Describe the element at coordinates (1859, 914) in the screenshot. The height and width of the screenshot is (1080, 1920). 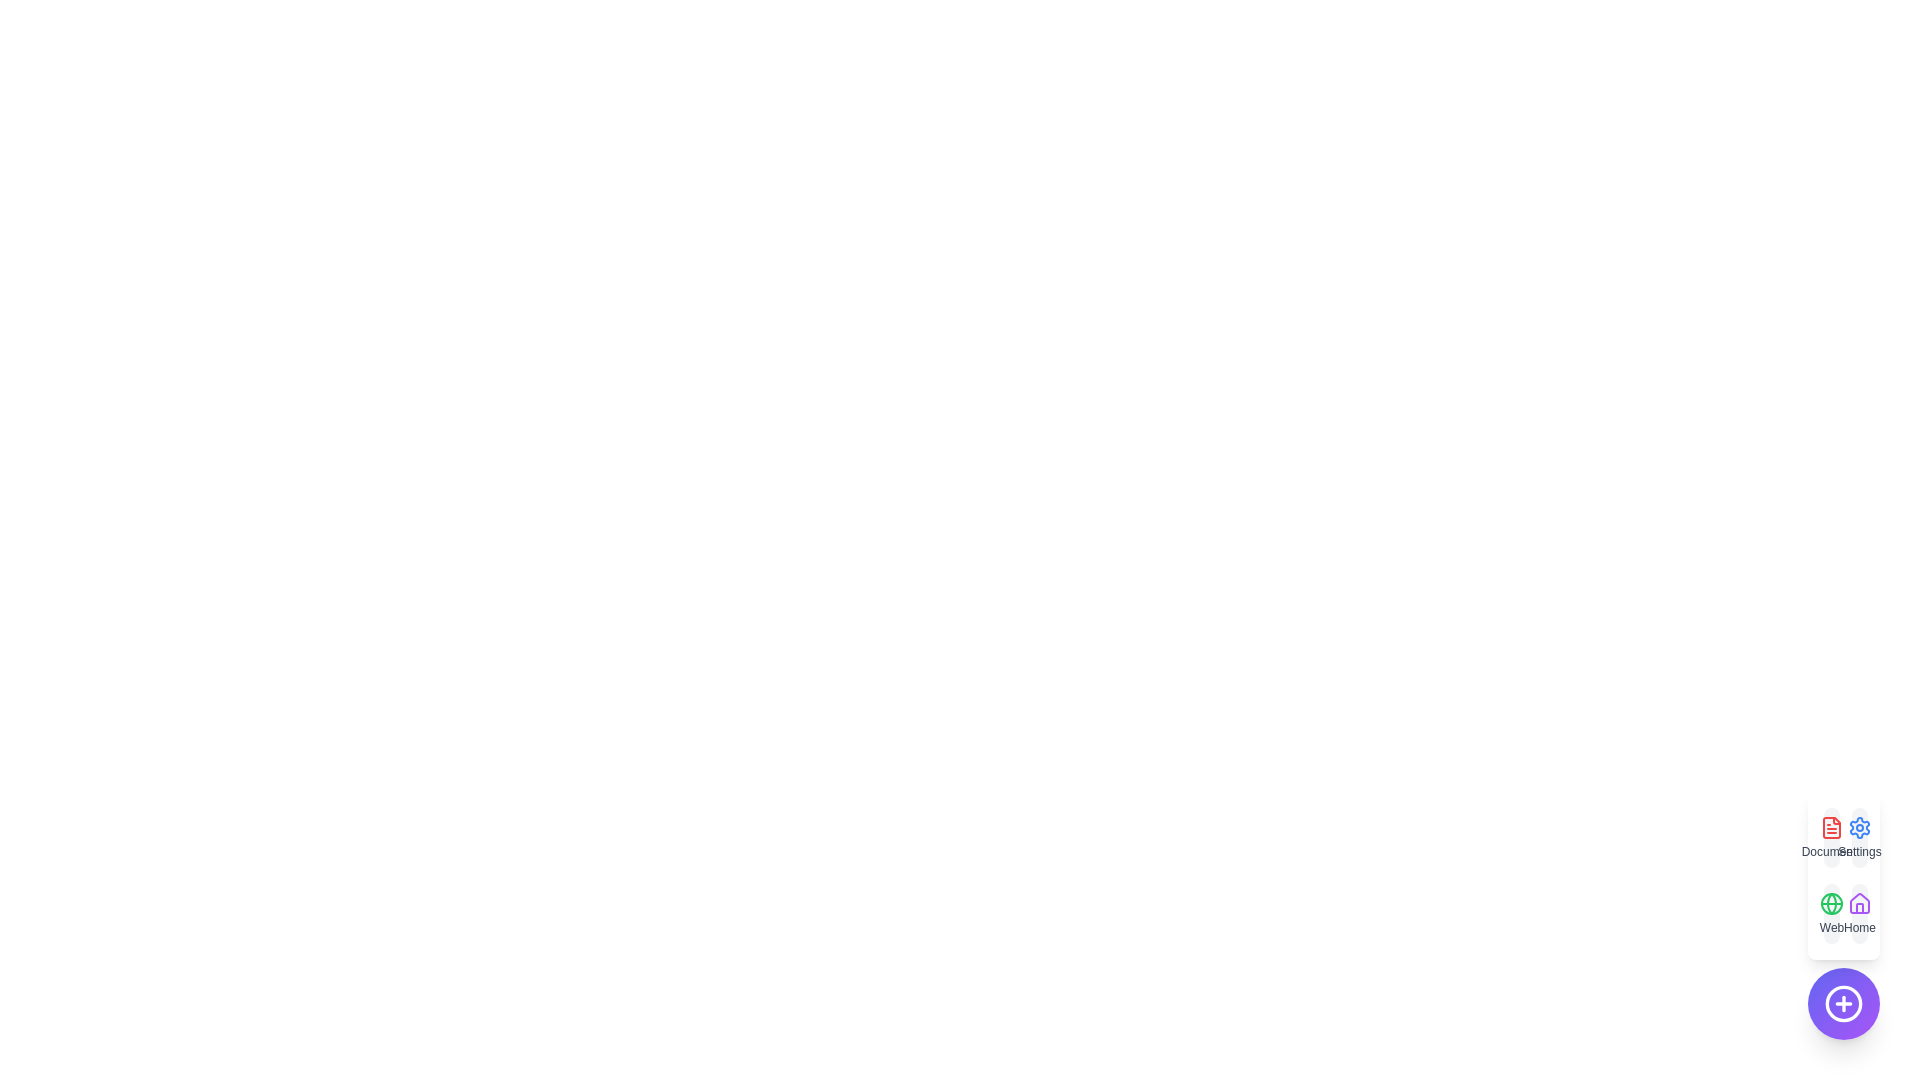
I see `the Home option in the EnhancedSpeedDial component` at that location.